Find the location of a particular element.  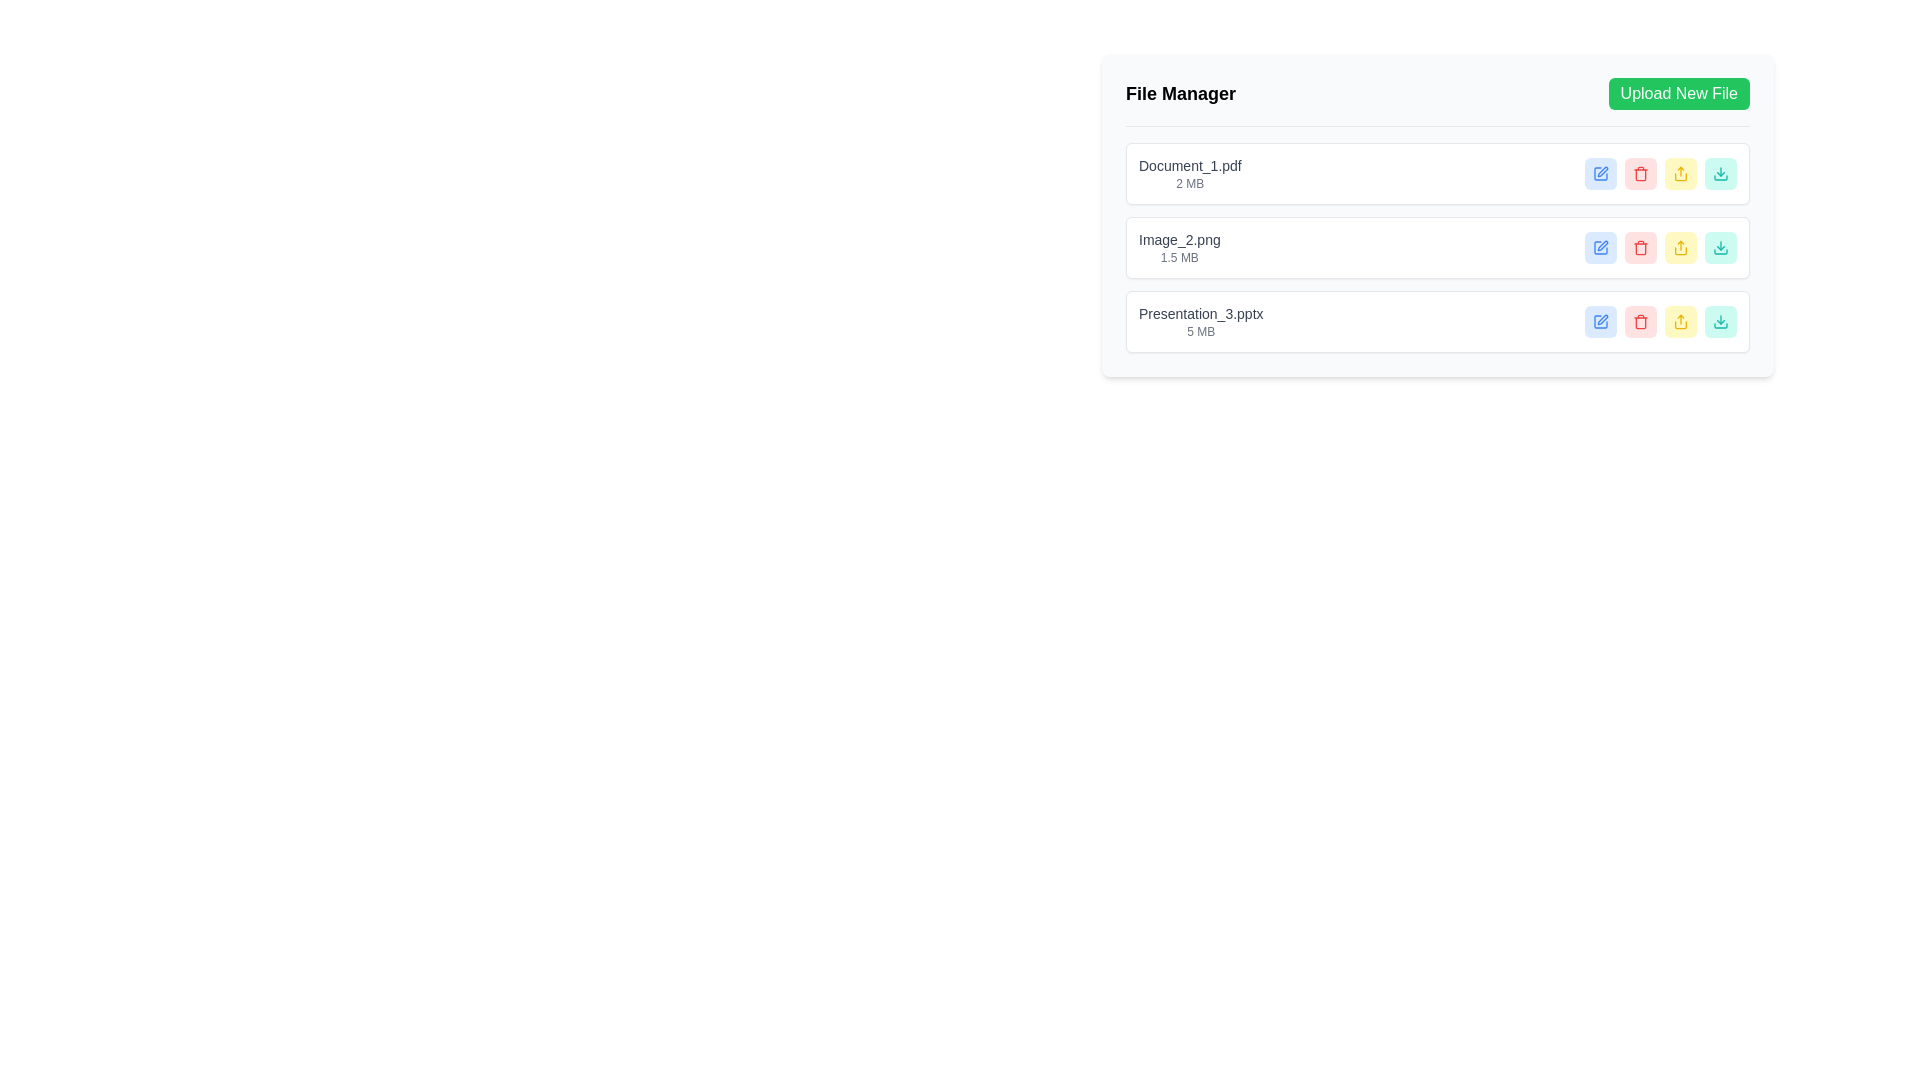

the first button (Edit) in the group of function buttons (Edit, Delete, Share, Download) in the File Manager interface is located at coordinates (1601, 246).